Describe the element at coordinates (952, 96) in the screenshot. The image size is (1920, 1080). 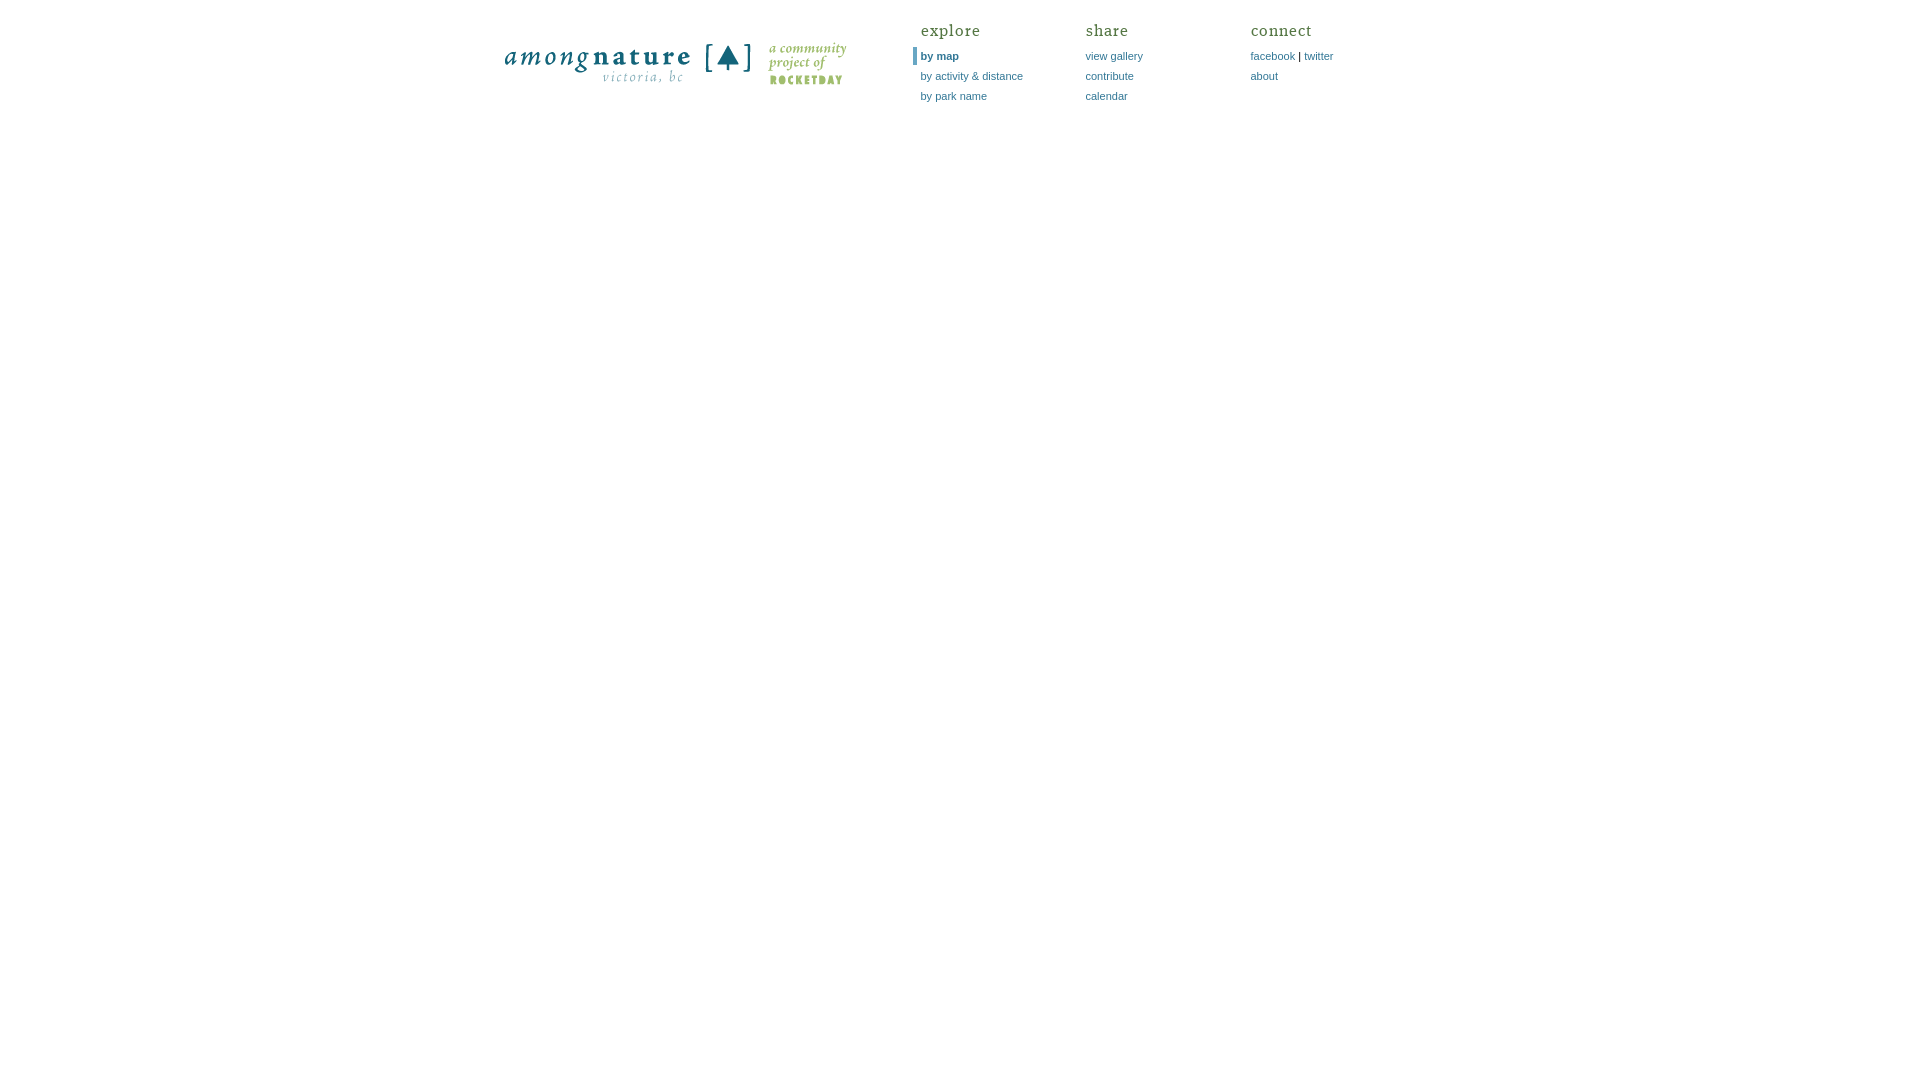
I see `'by park name'` at that location.